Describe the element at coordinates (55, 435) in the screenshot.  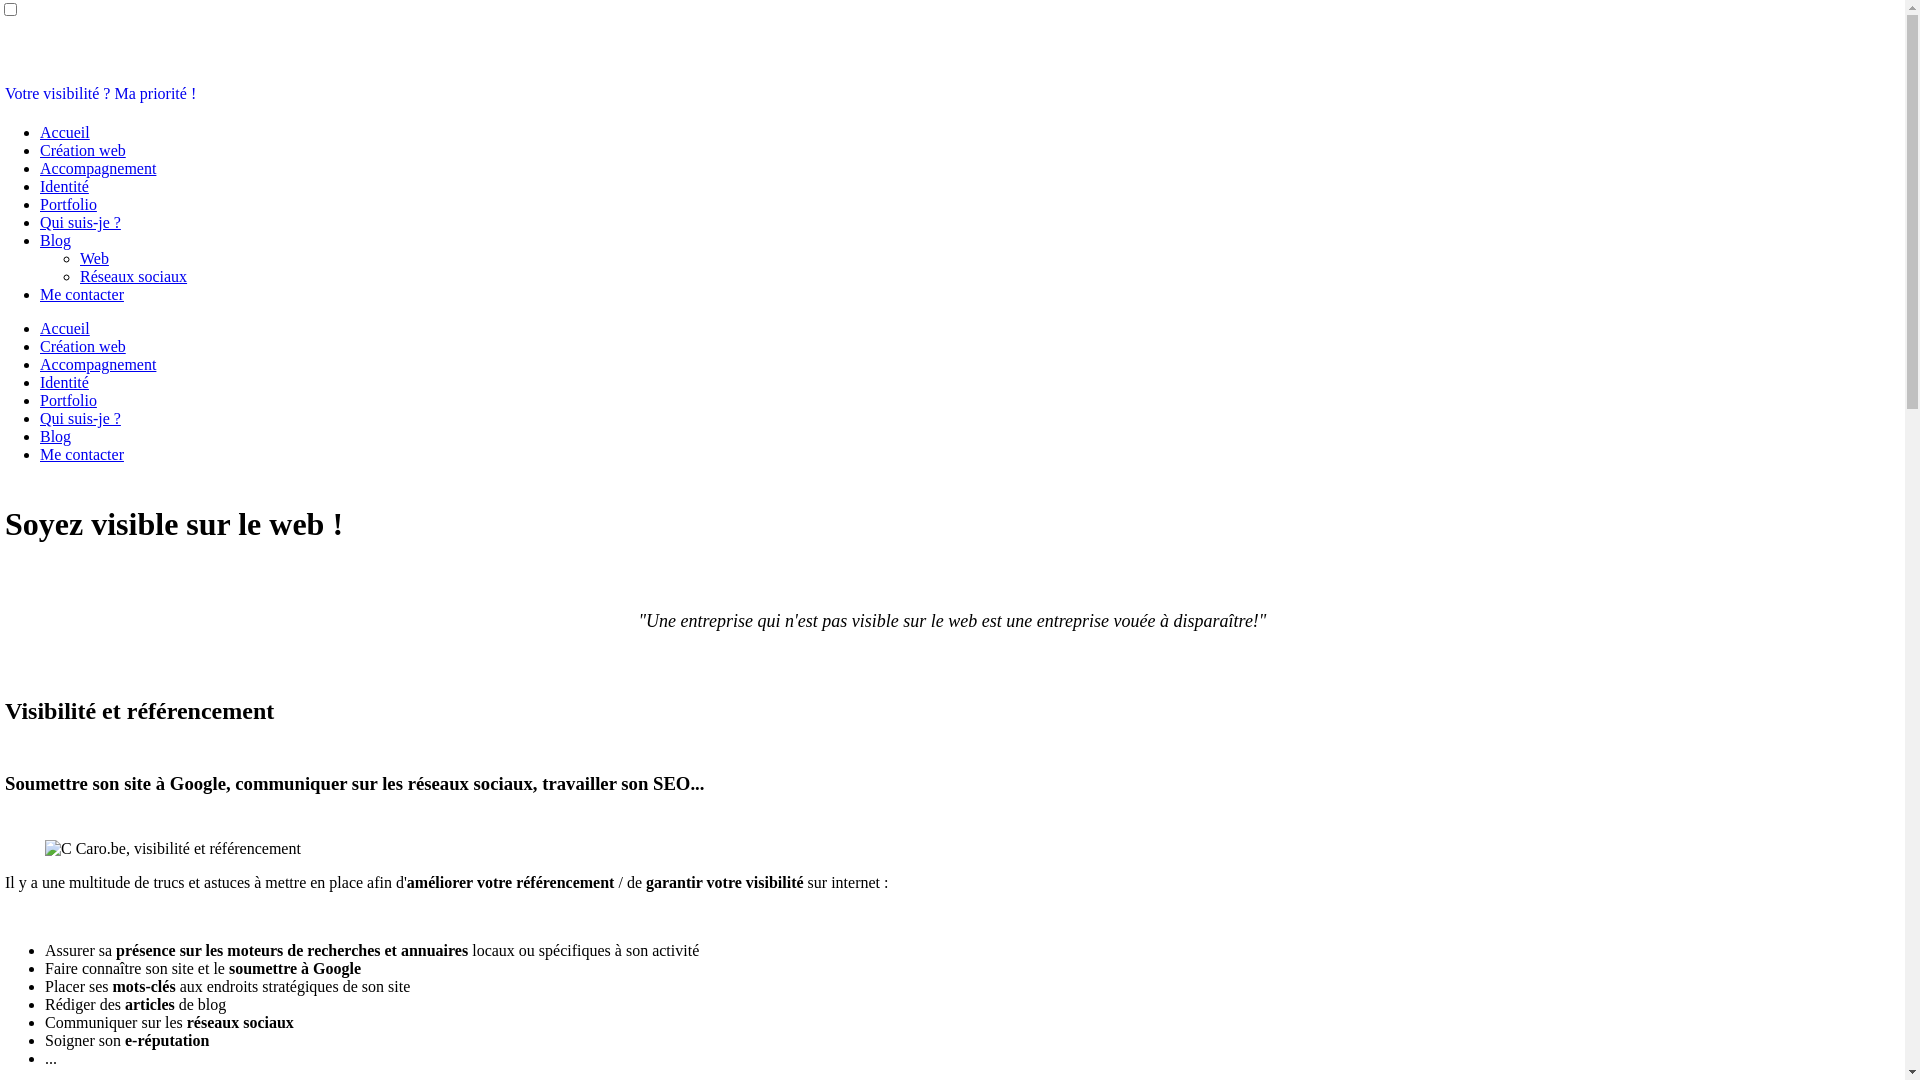
I see `'Blog'` at that location.